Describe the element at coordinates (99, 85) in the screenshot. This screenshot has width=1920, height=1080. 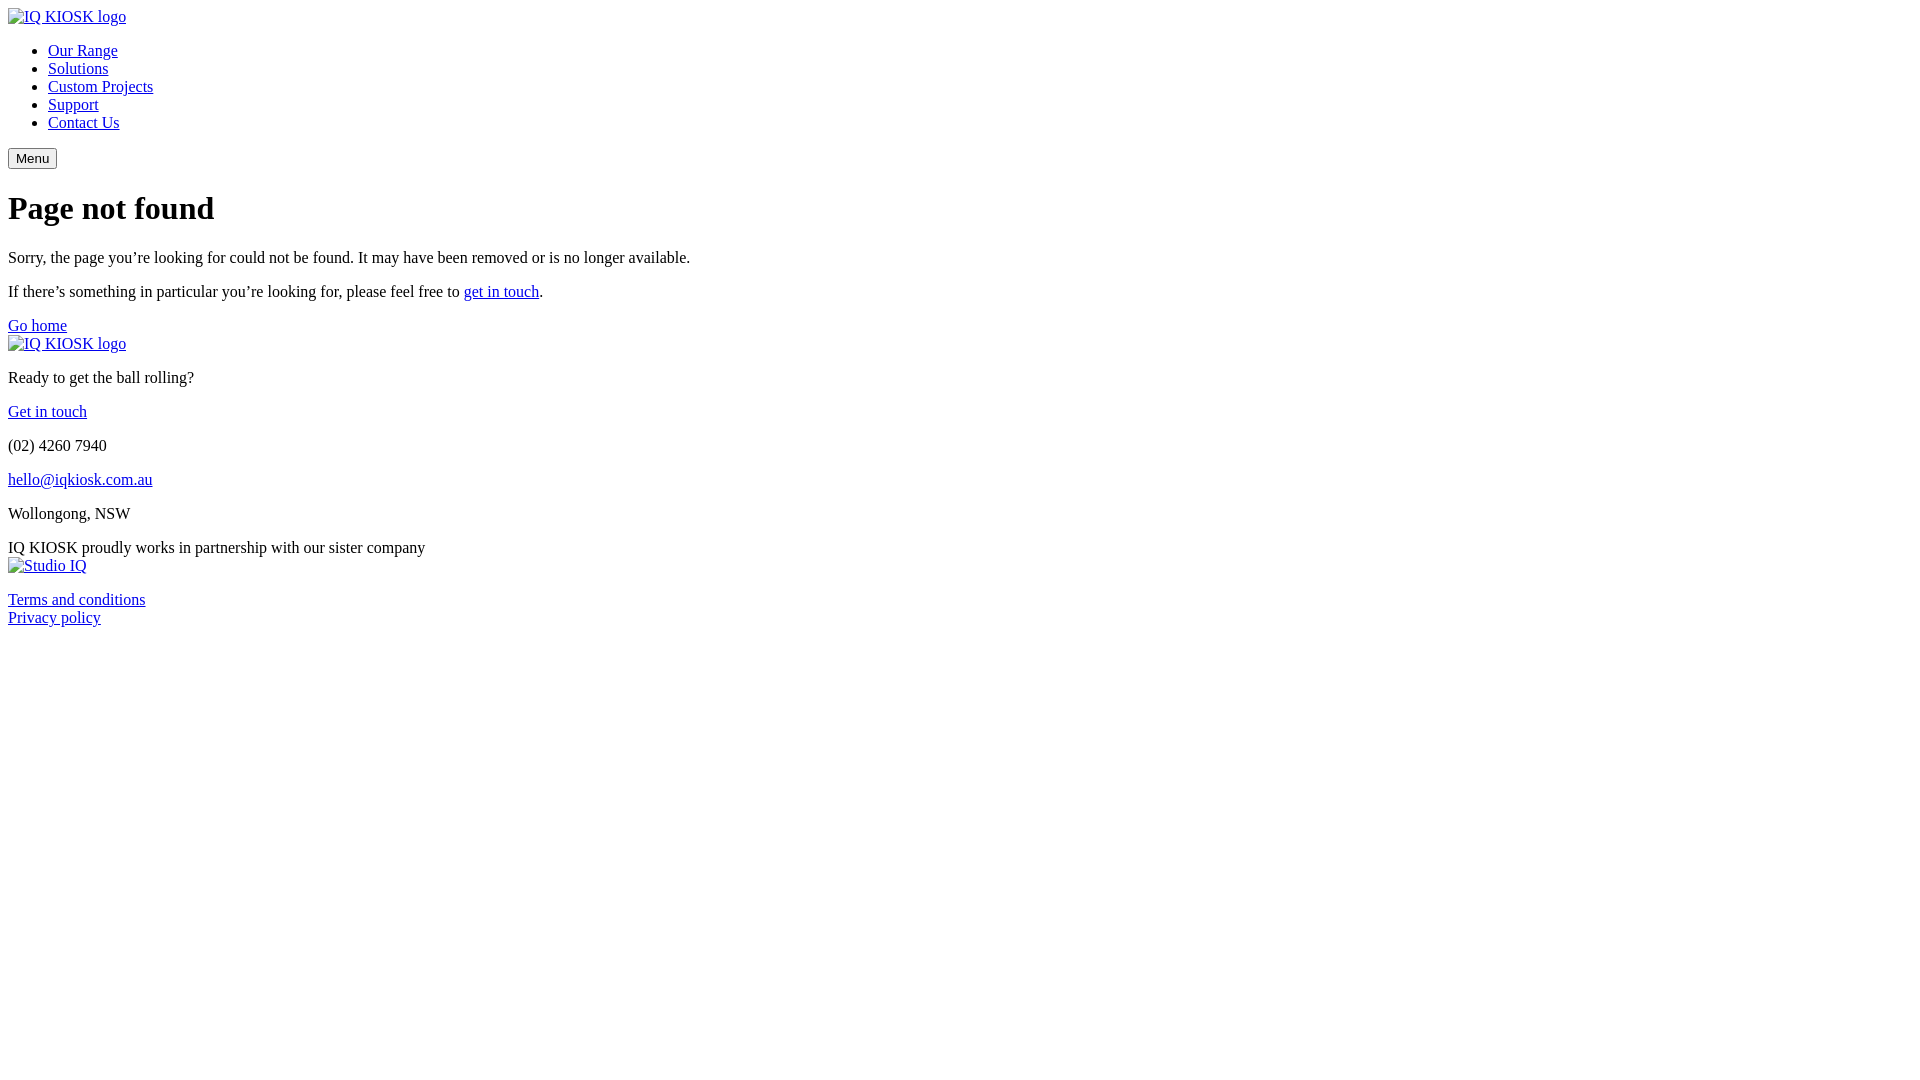
I see `'Custom Projects'` at that location.